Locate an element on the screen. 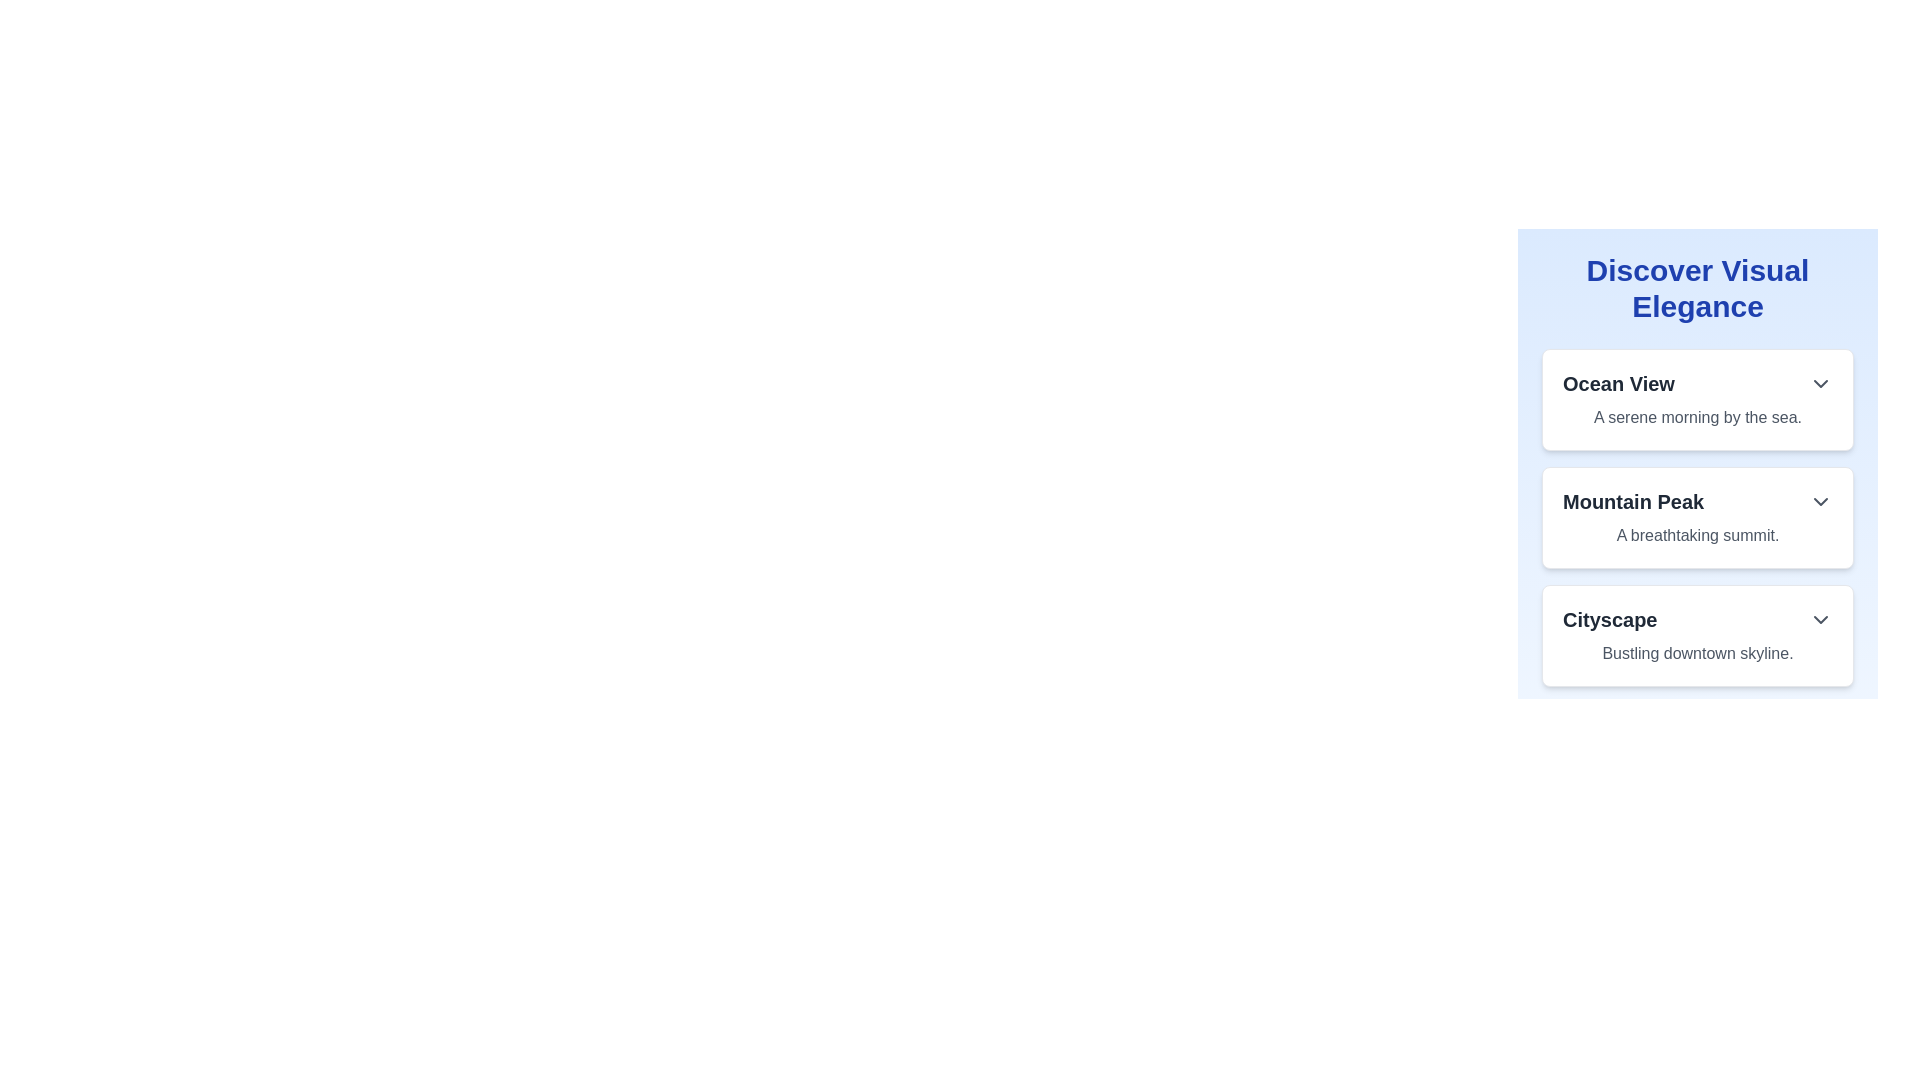 The image size is (1920, 1080). text element displaying the phrase 'A serene morning by the sea.' located beneath the 'Ocean View' heading is located at coordinates (1697, 416).